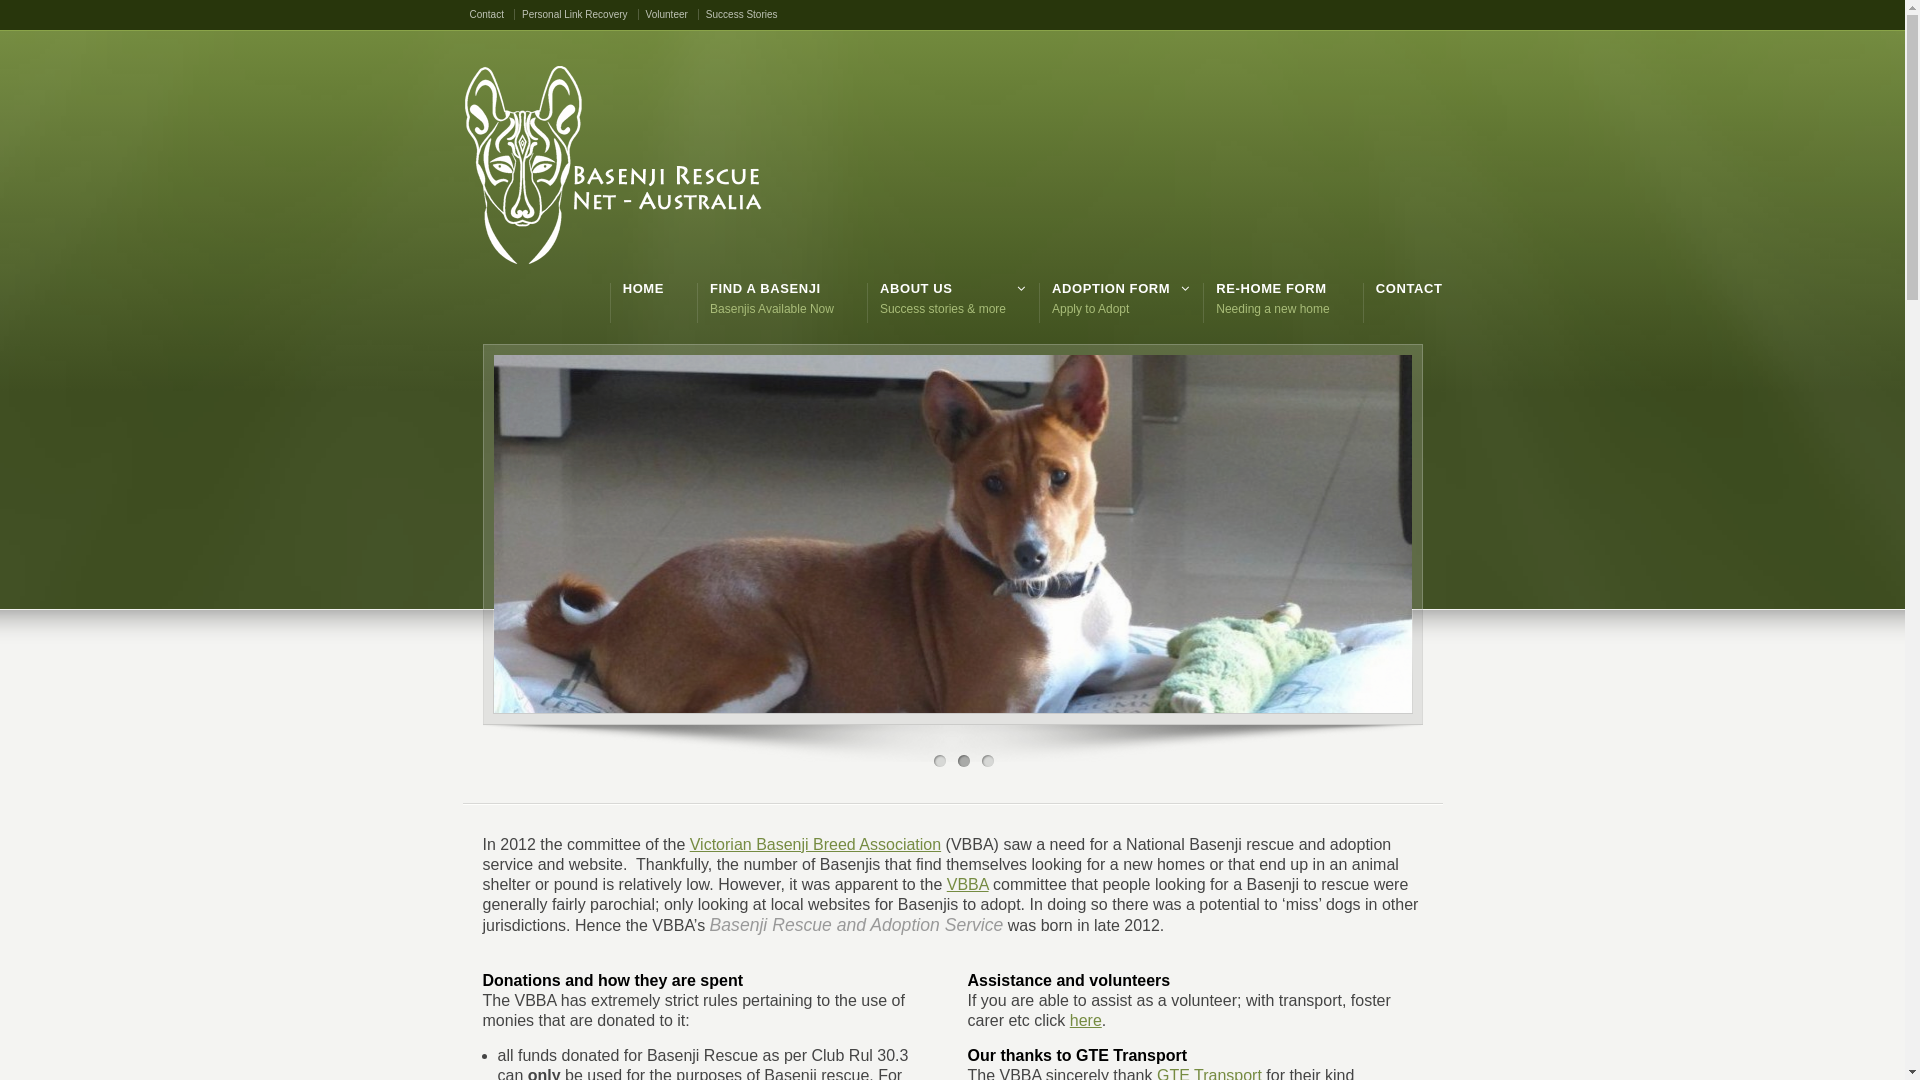  I want to click on 'Personal Link Recovery', so click(579, 14).